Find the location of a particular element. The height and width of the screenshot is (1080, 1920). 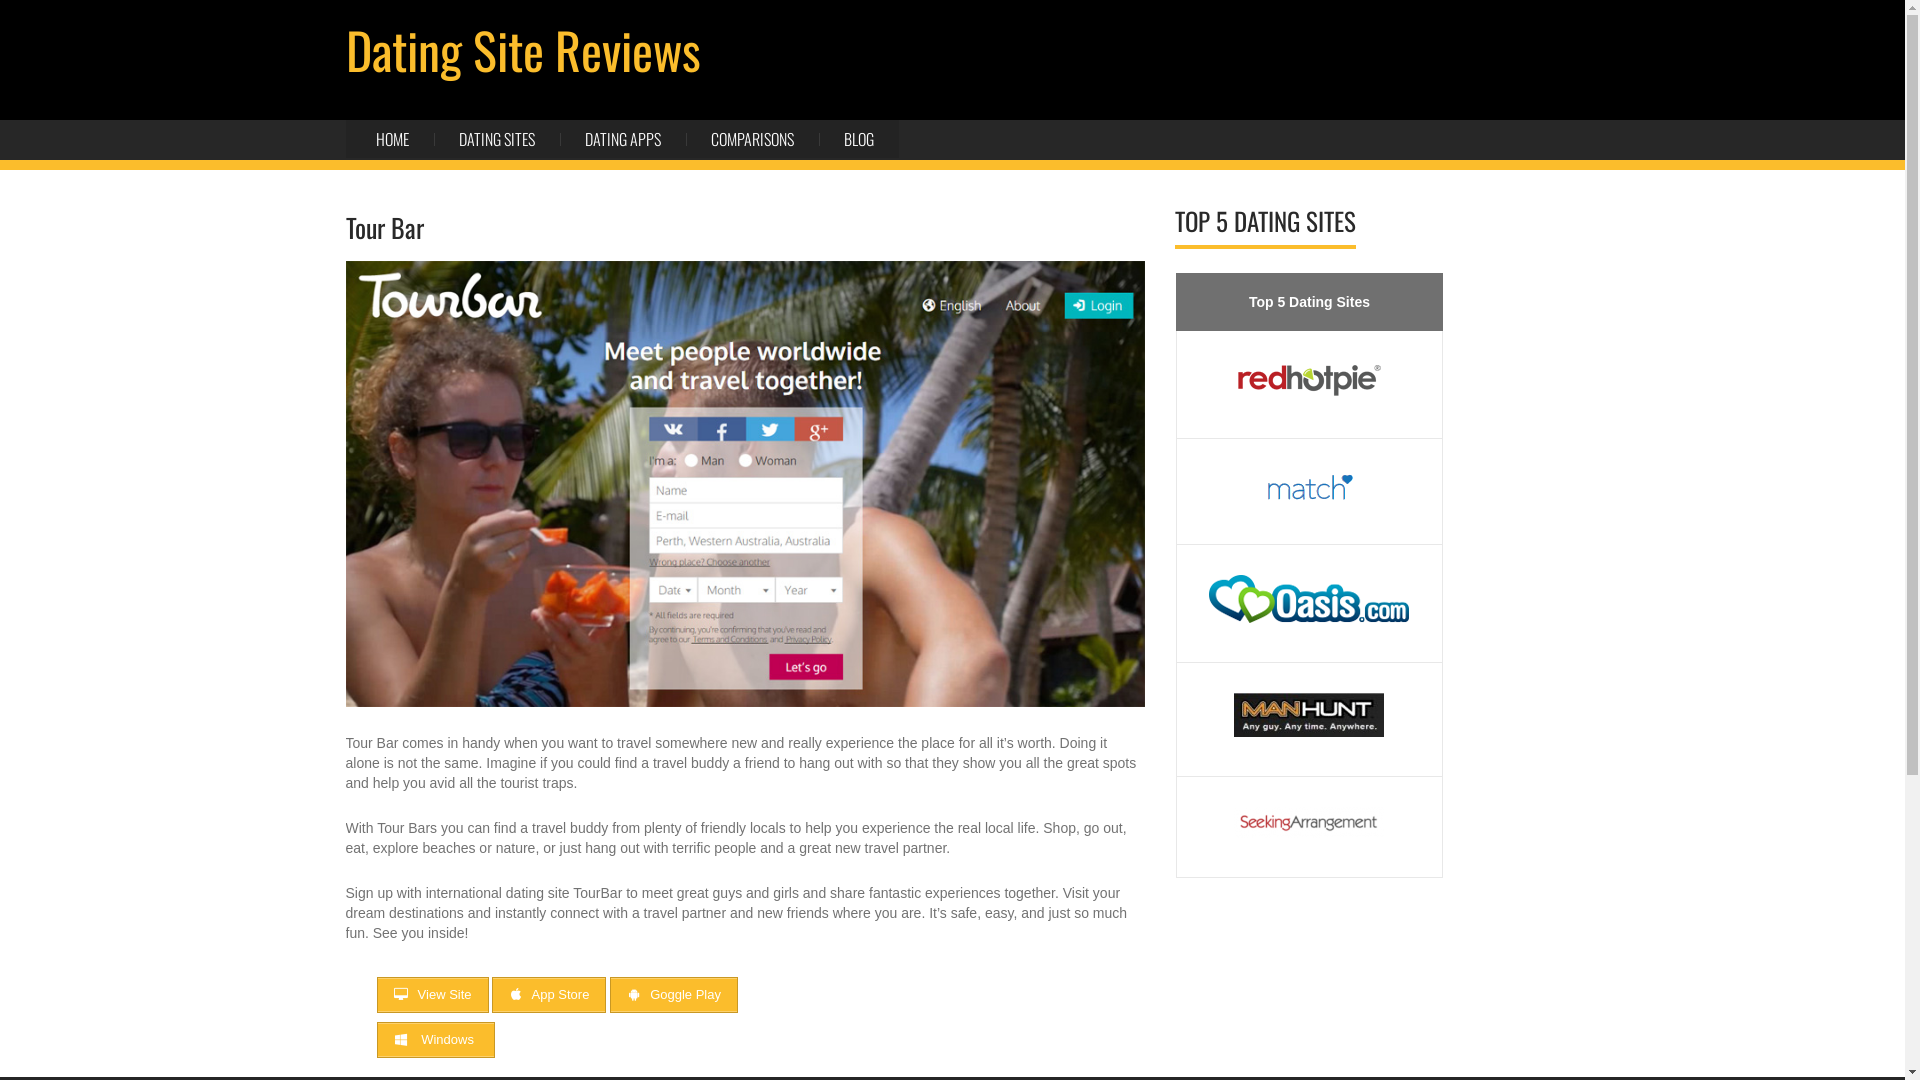

'Dating Site Reviews' is located at coordinates (523, 48).